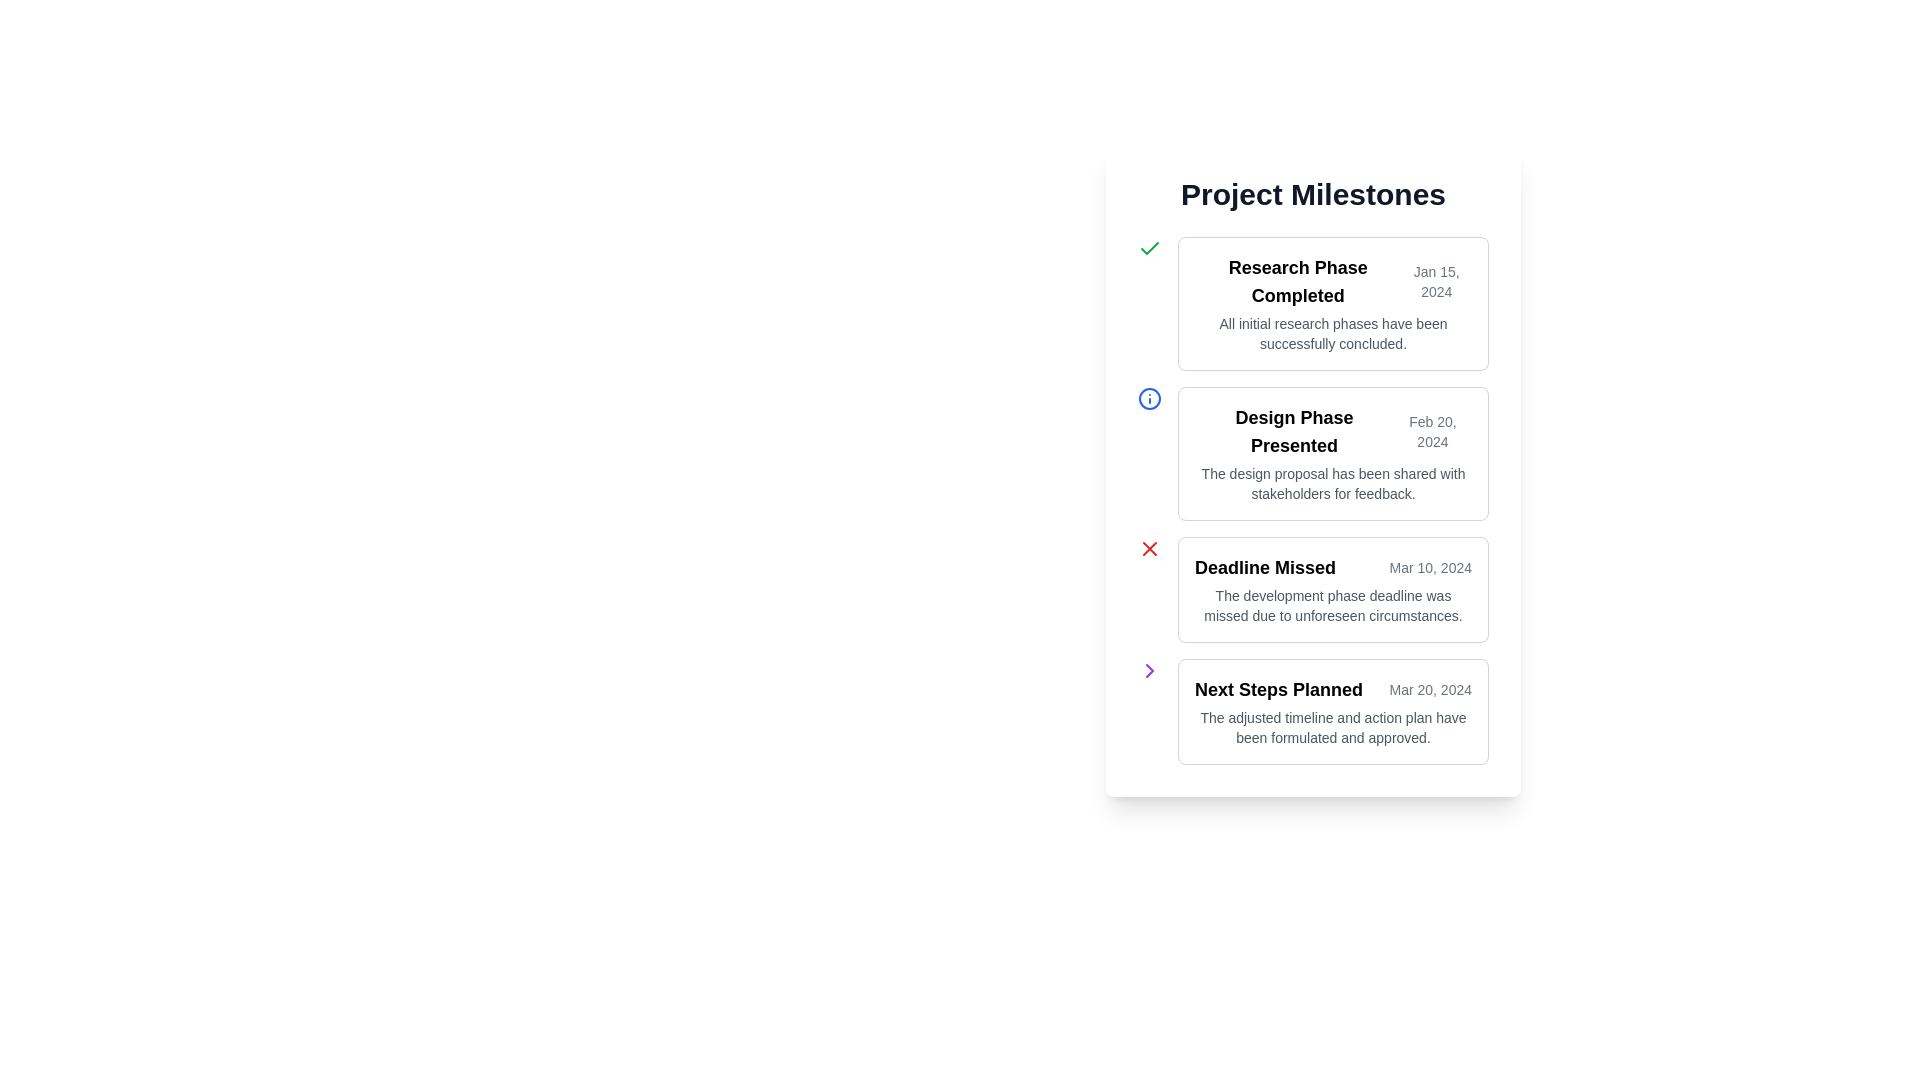 This screenshot has height=1080, width=1920. What do you see at coordinates (1150, 247) in the screenshot?
I see `the green checkmark icon indicating a completed state, located to the left of the 'Research Phase Completed' title` at bounding box center [1150, 247].